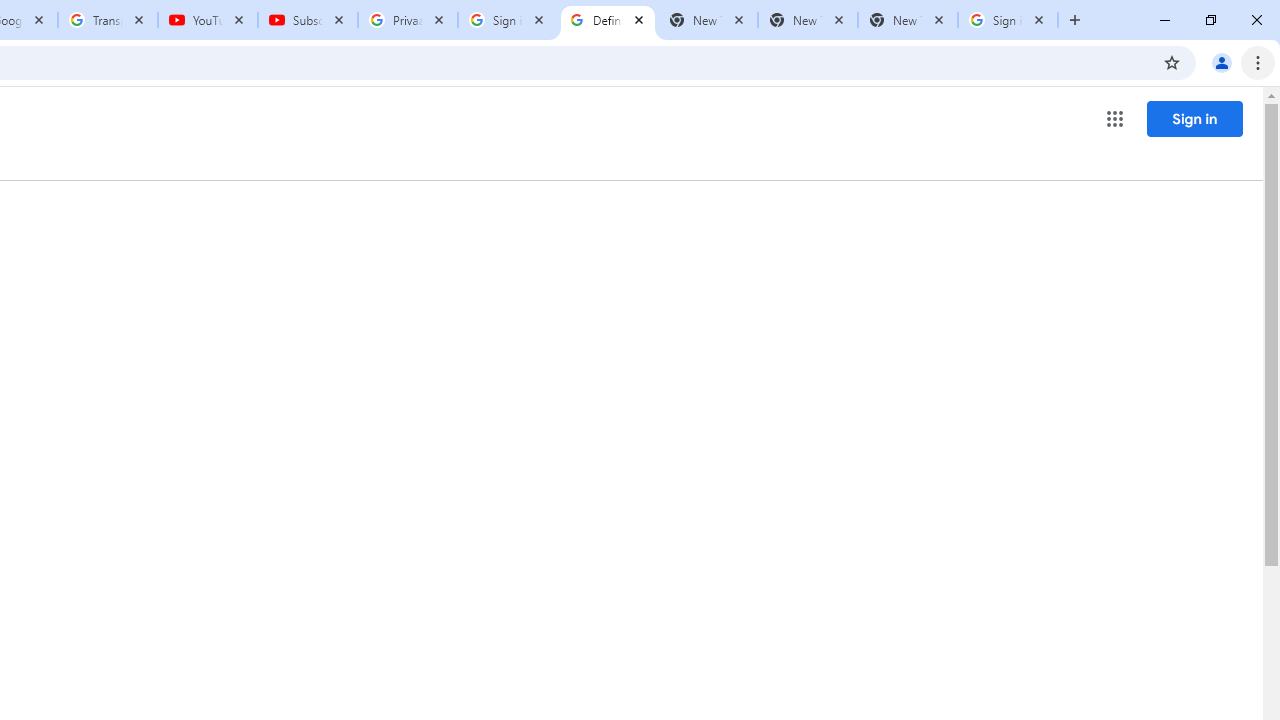  What do you see at coordinates (208, 20) in the screenshot?
I see `'YouTube'` at bounding box center [208, 20].